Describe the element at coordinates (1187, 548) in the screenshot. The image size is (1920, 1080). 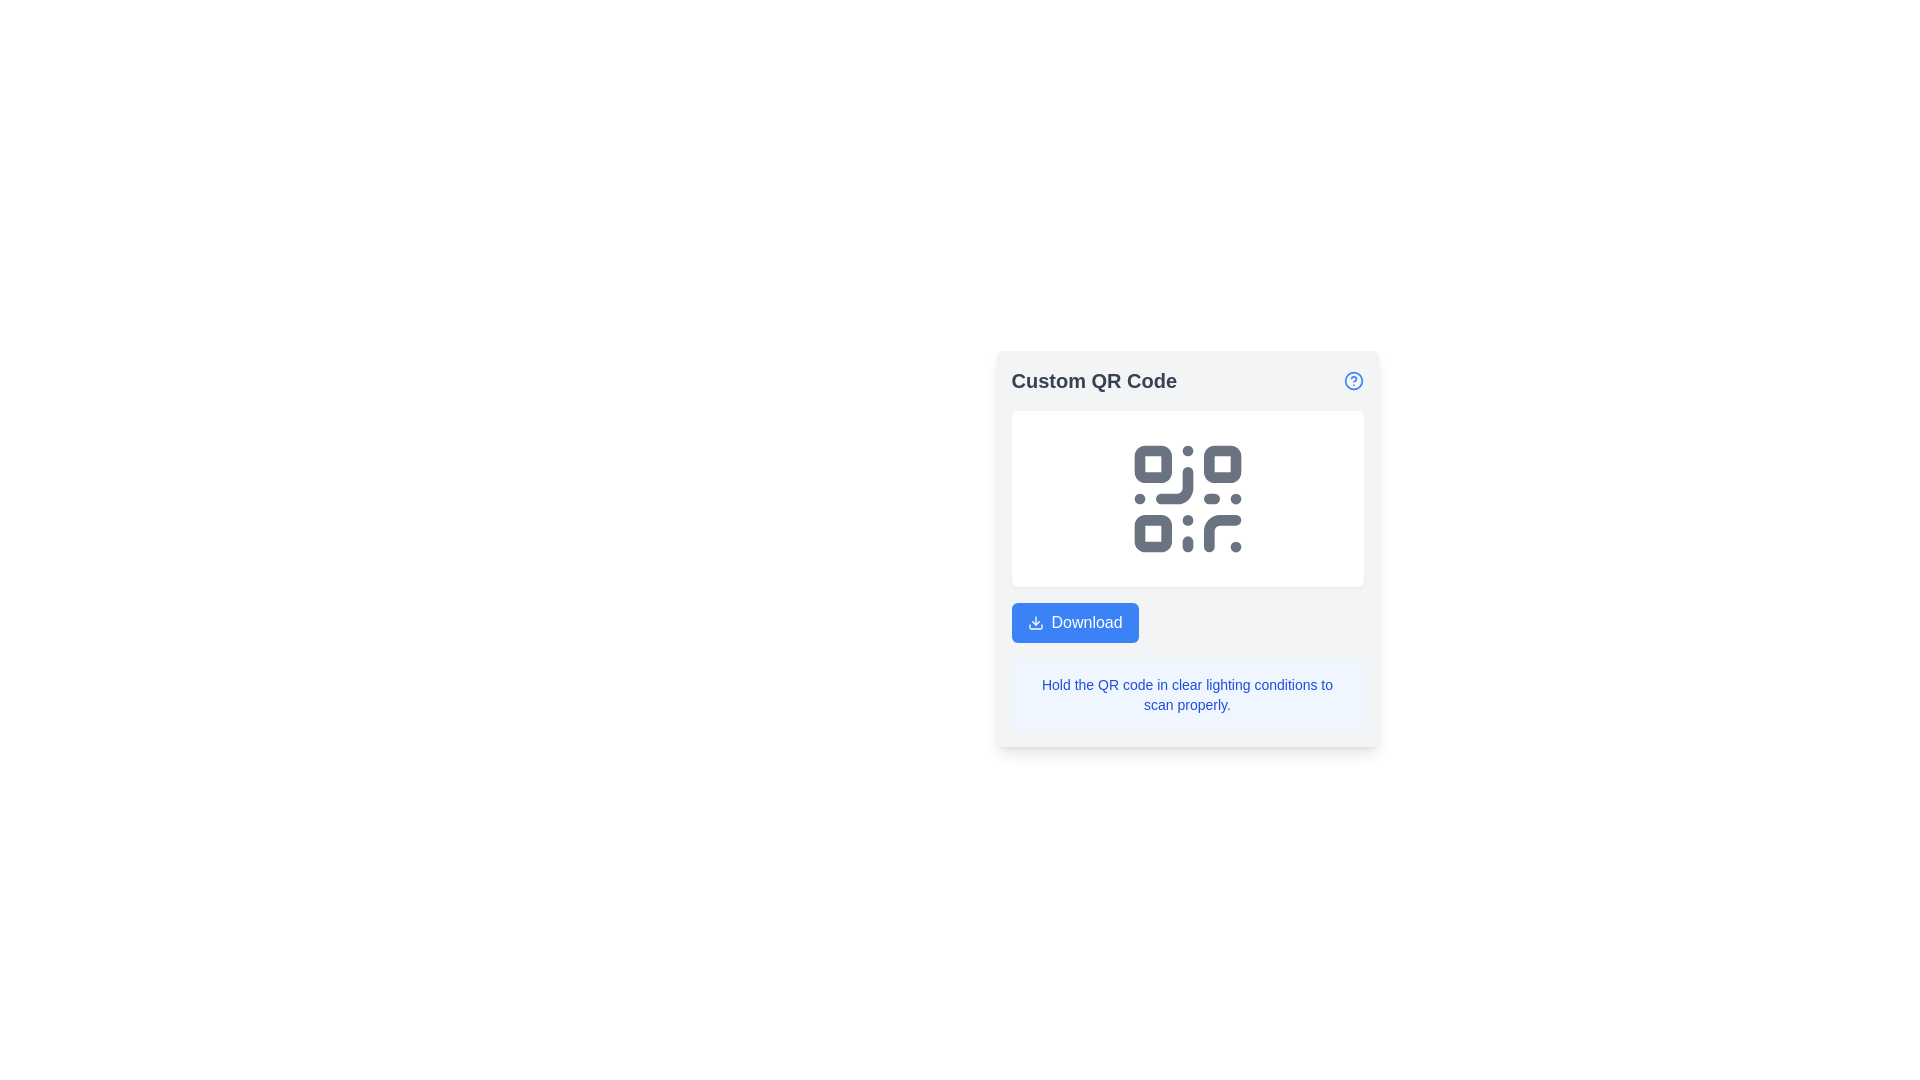
I see `the QR code display panel` at that location.